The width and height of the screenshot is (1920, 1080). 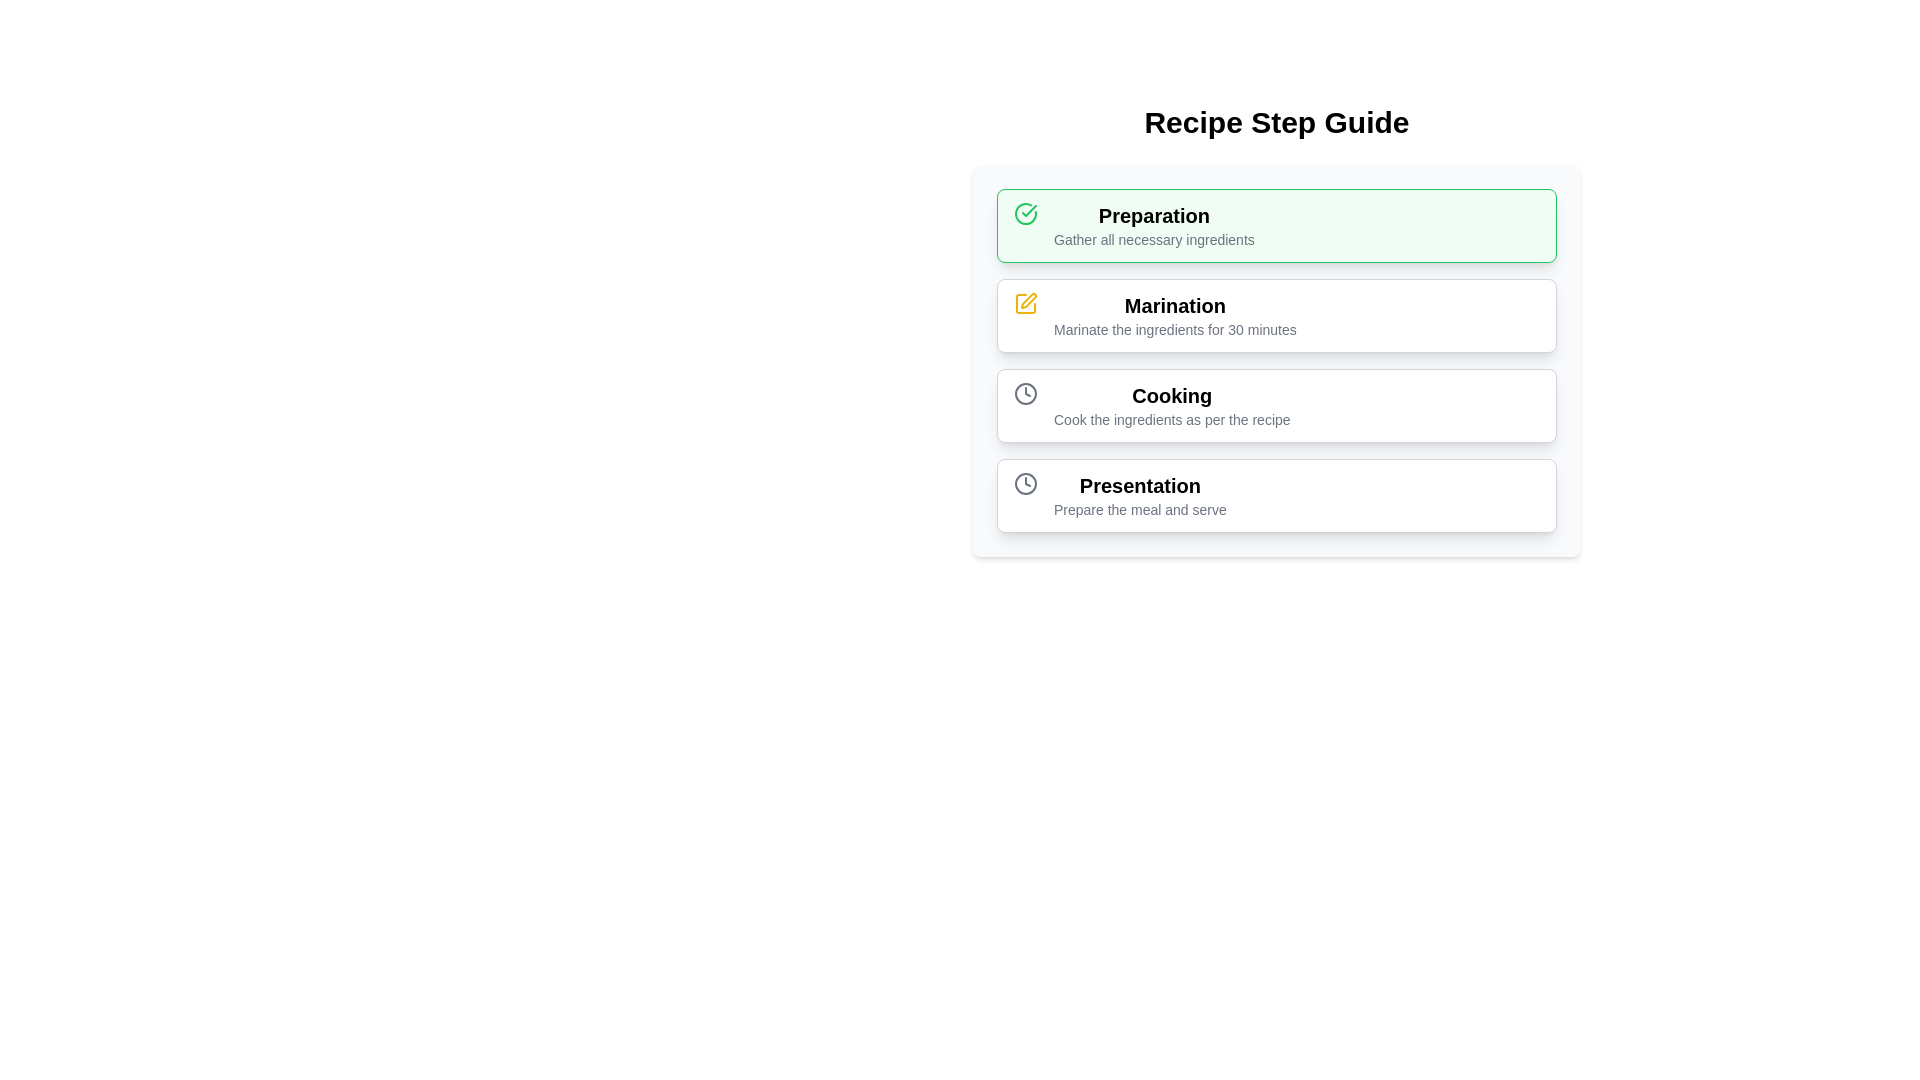 What do you see at coordinates (1275, 225) in the screenshot?
I see `the content of the first Informational Card in the Recipe Step Guide, which has a light green background, a green border, and contains the title 'Preparation' and subtitle 'Gather all necessary ingredients'` at bounding box center [1275, 225].